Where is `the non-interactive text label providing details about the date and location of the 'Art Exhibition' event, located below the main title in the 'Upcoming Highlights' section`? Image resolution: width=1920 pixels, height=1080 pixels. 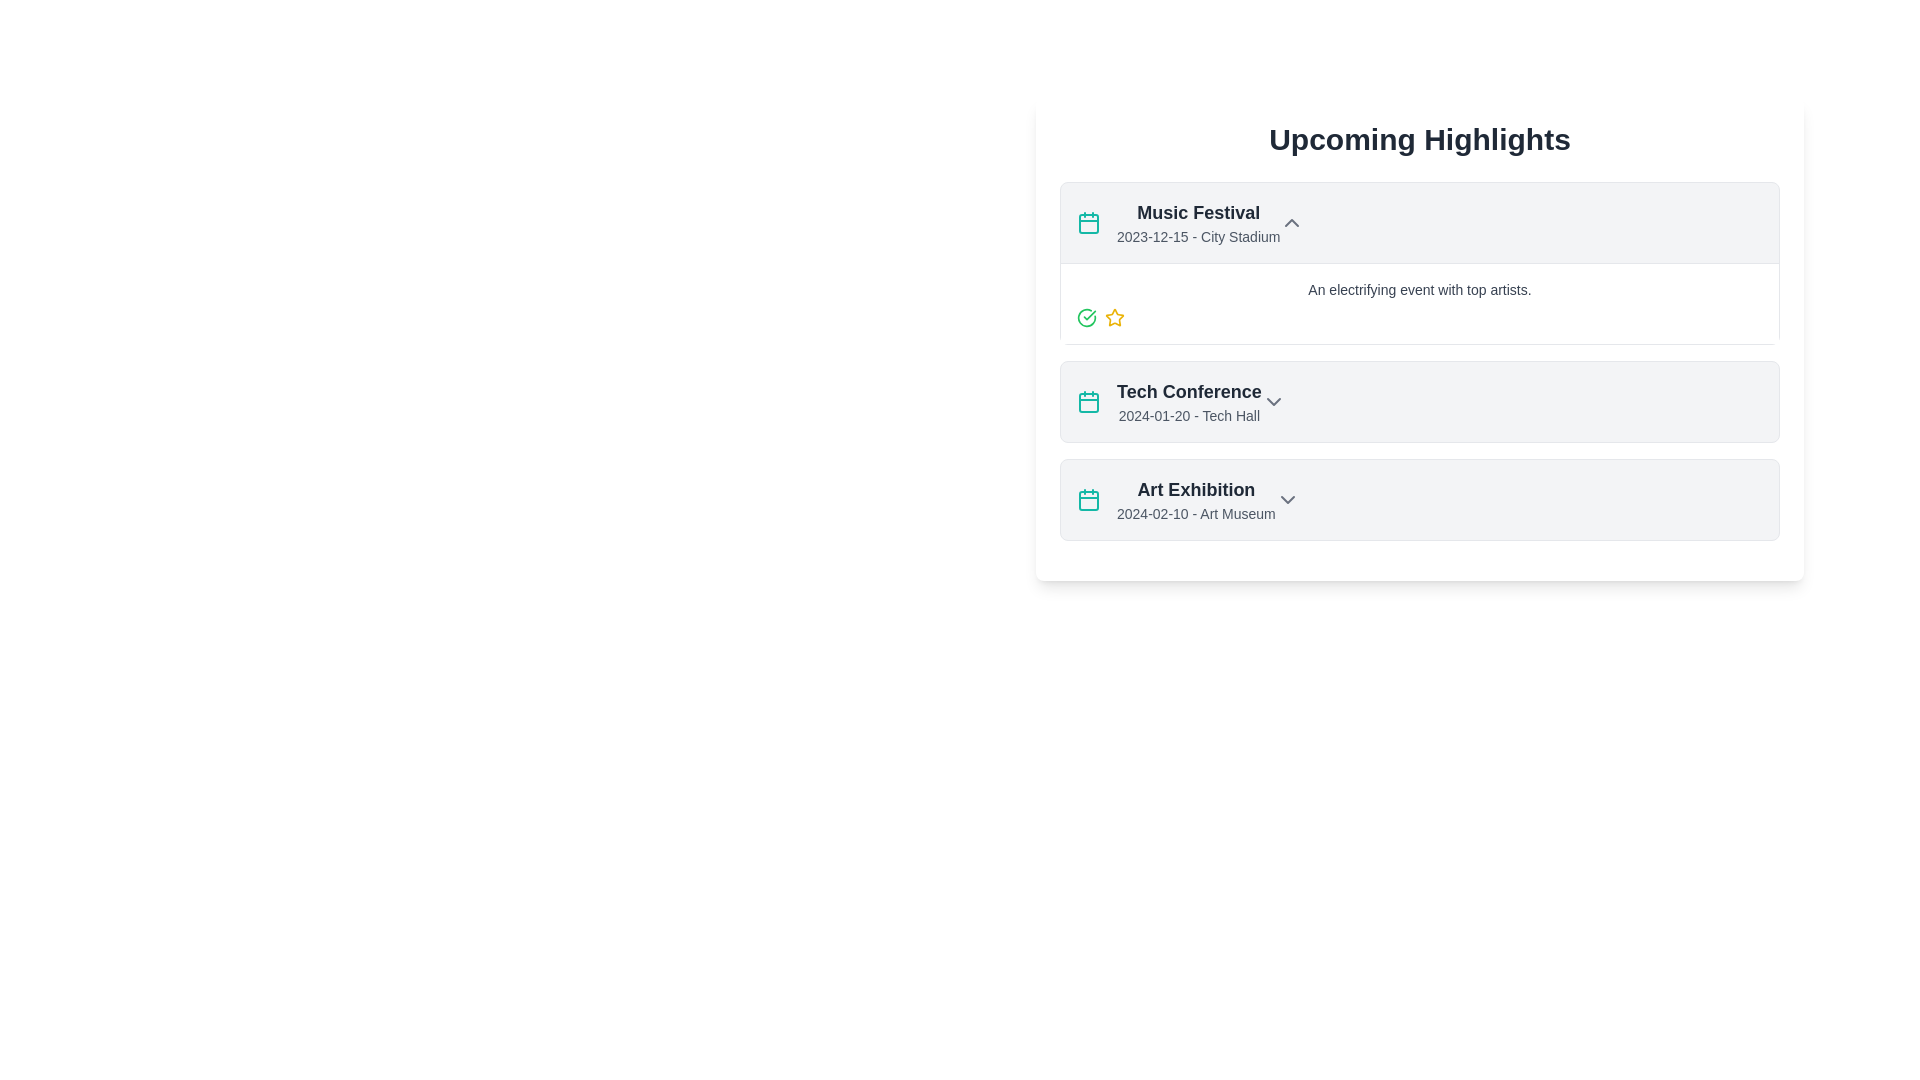 the non-interactive text label providing details about the date and location of the 'Art Exhibition' event, located below the main title in the 'Upcoming Highlights' section is located at coordinates (1196, 512).